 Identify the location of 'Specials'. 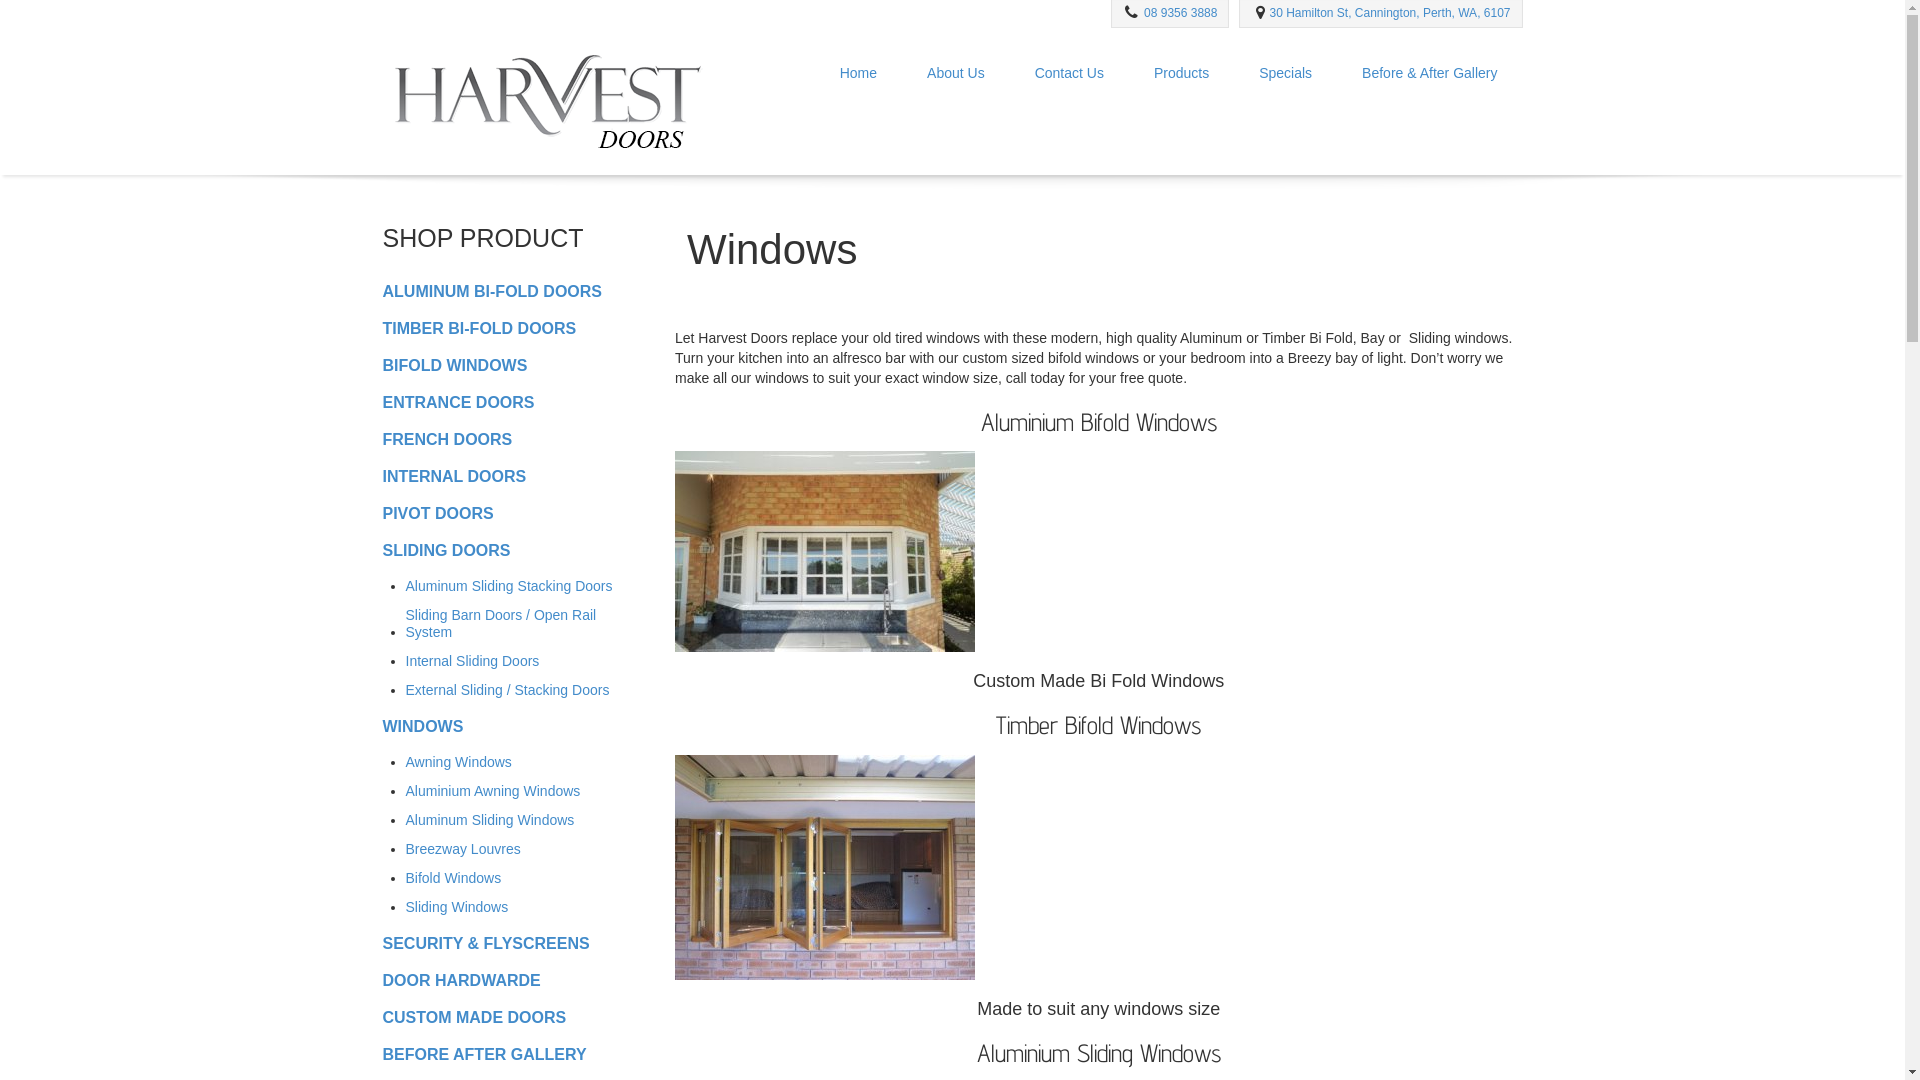
(1285, 72).